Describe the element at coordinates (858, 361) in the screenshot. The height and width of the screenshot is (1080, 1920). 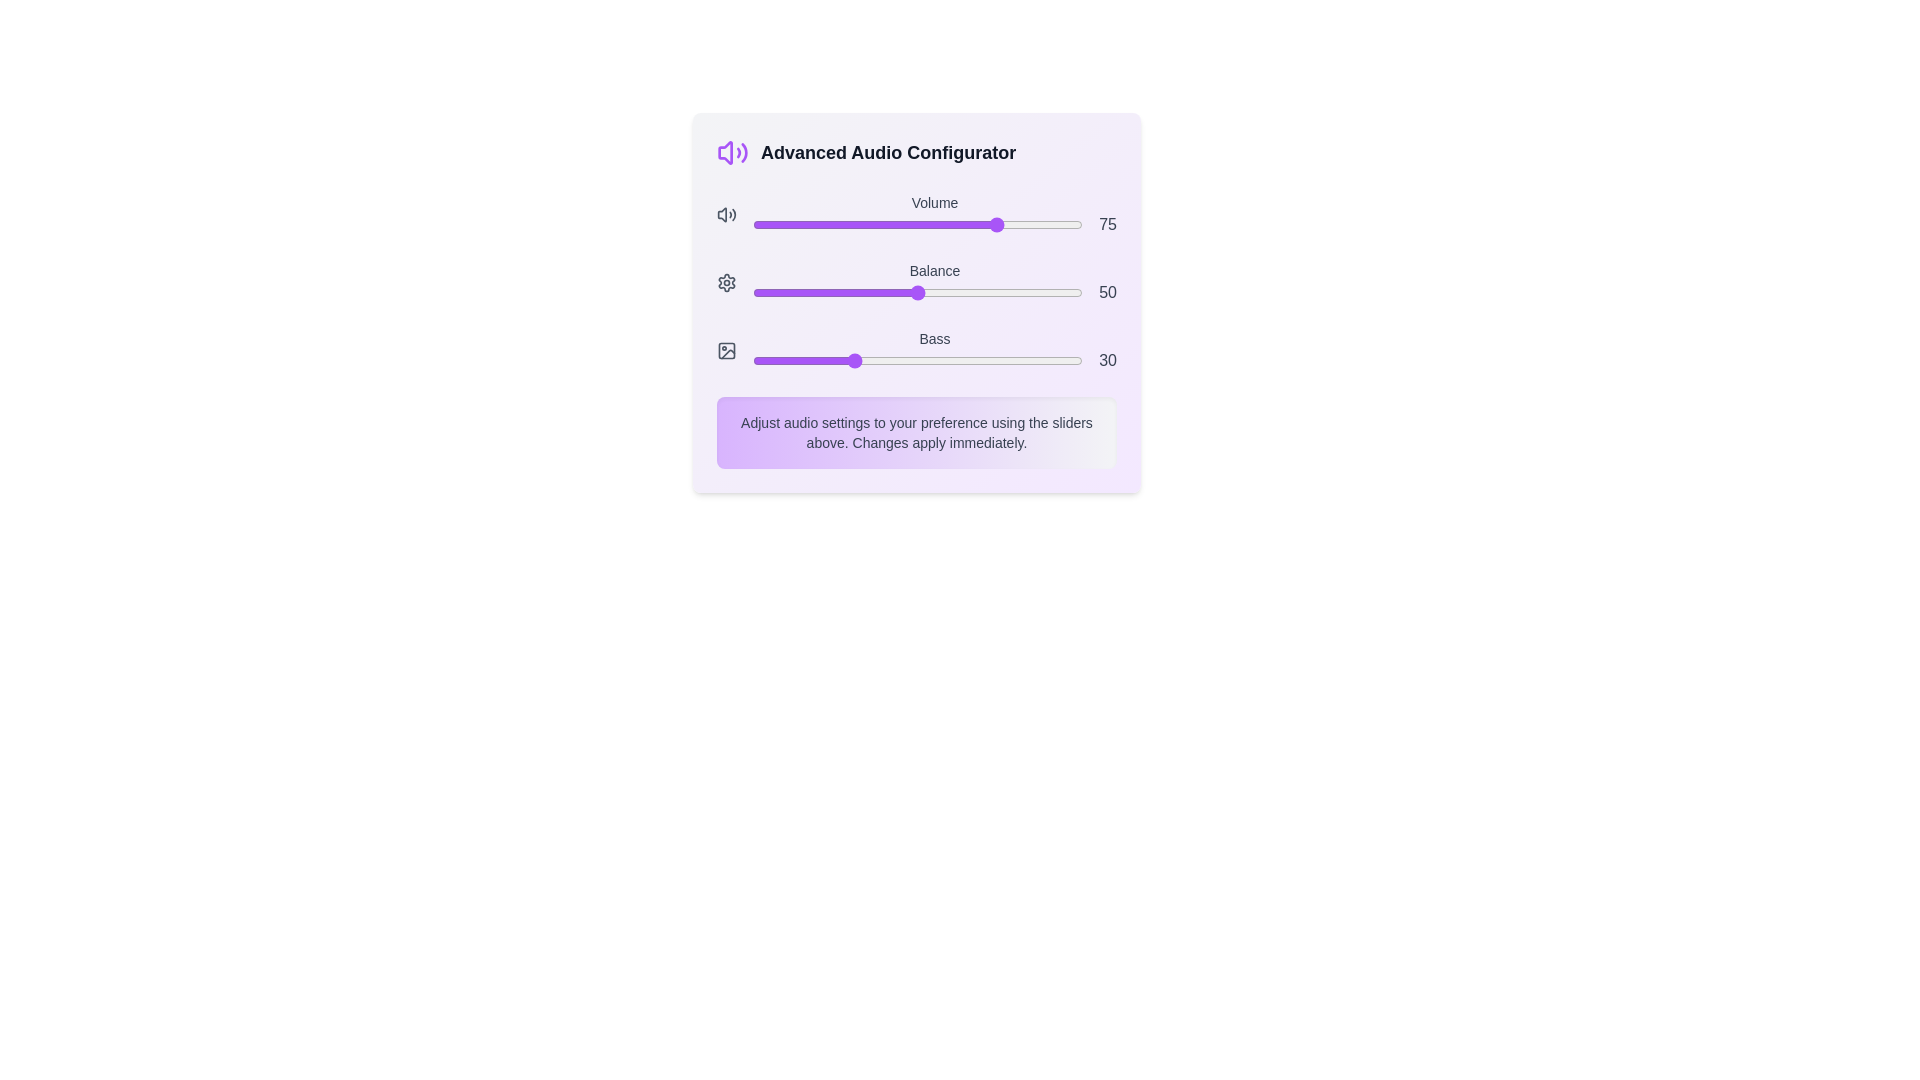
I see `the Bass slider to 32` at that location.